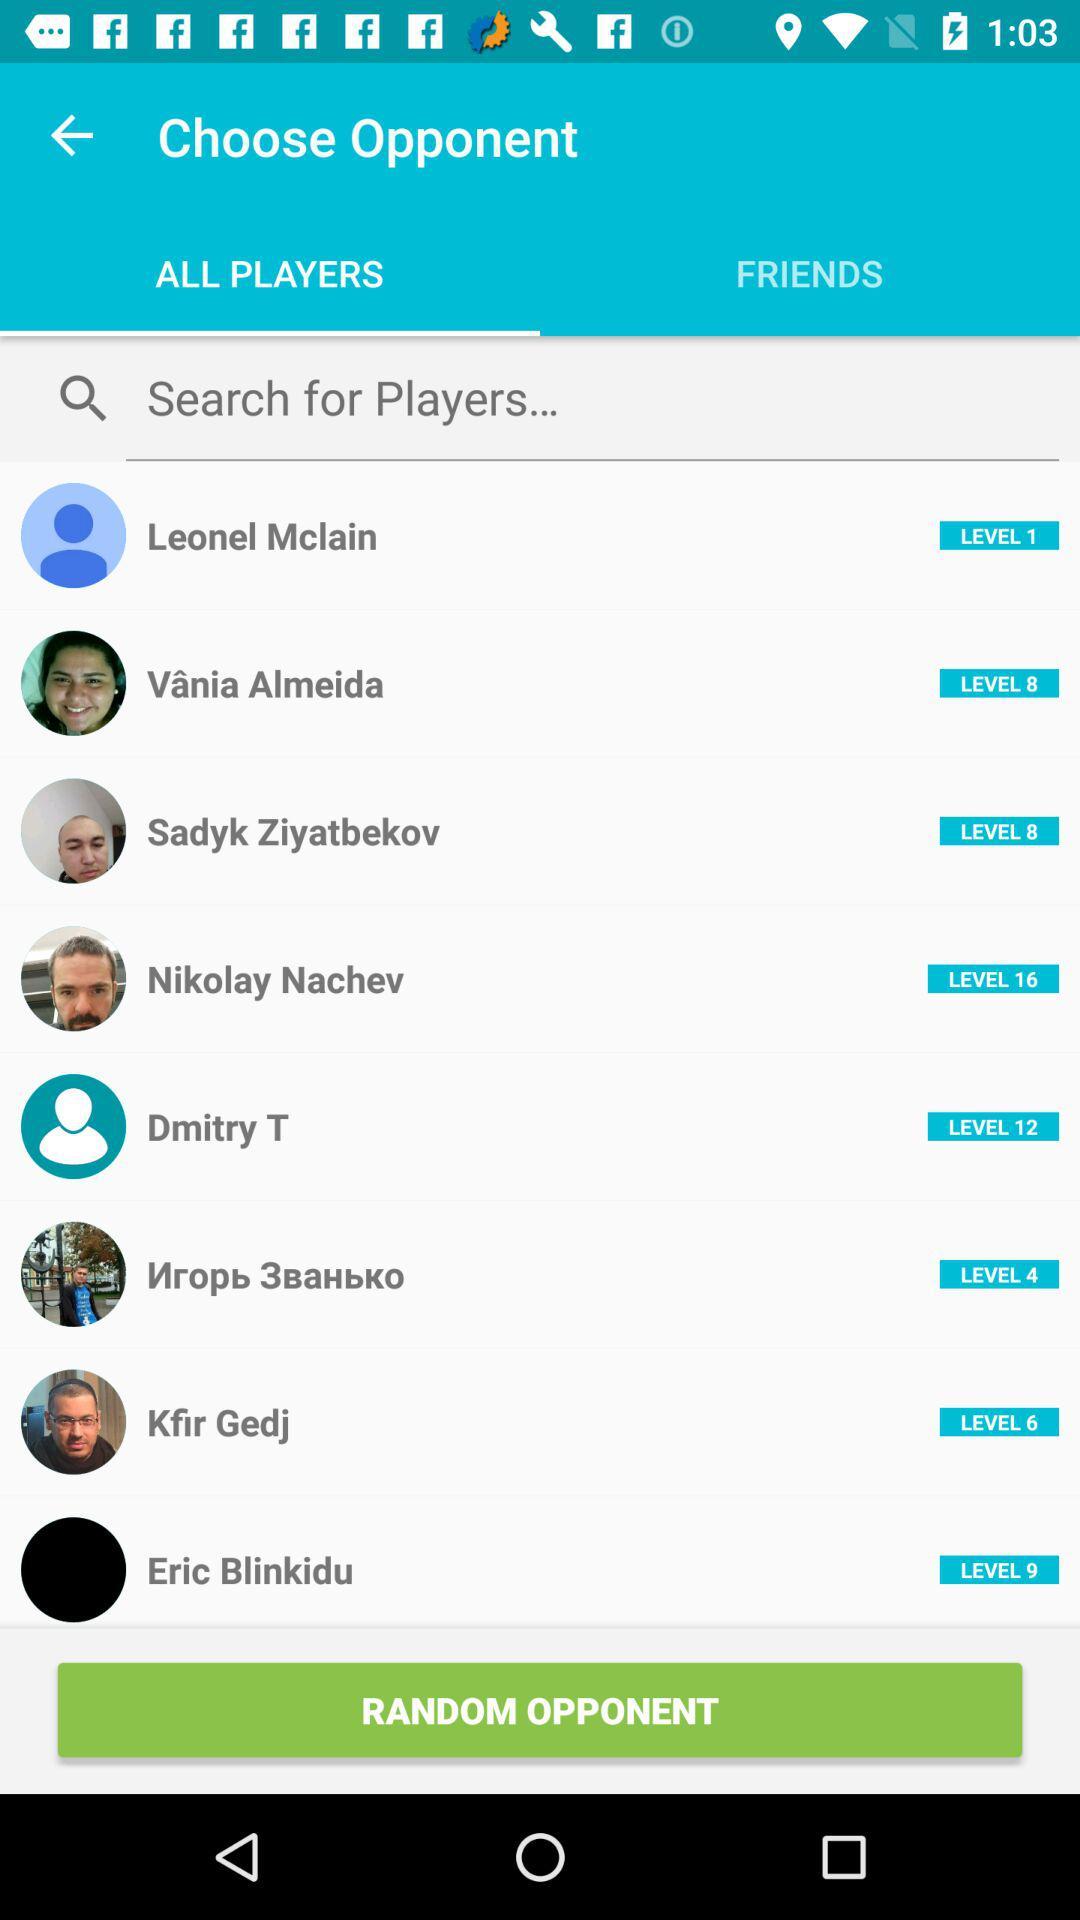  Describe the element at coordinates (591, 397) in the screenshot. I see `search for opponents` at that location.